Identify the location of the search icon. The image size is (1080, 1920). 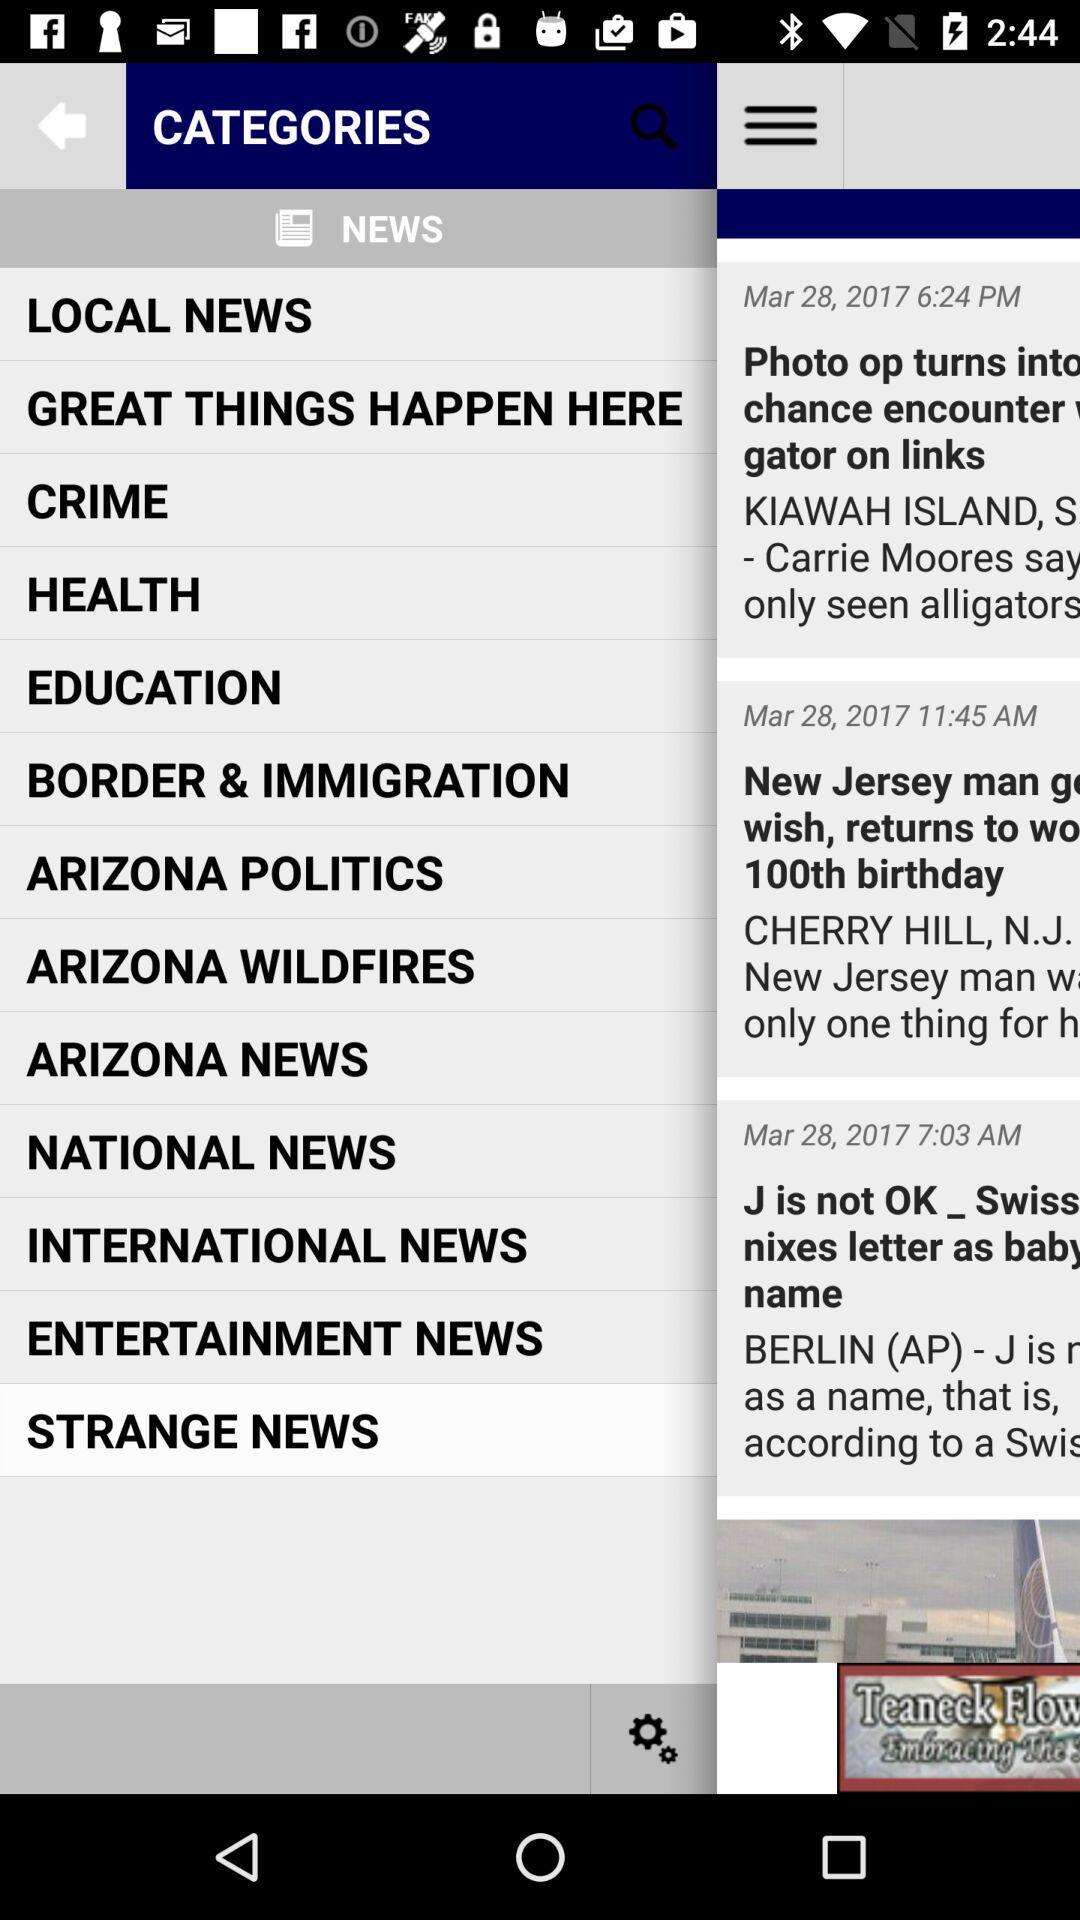
(654, 124).